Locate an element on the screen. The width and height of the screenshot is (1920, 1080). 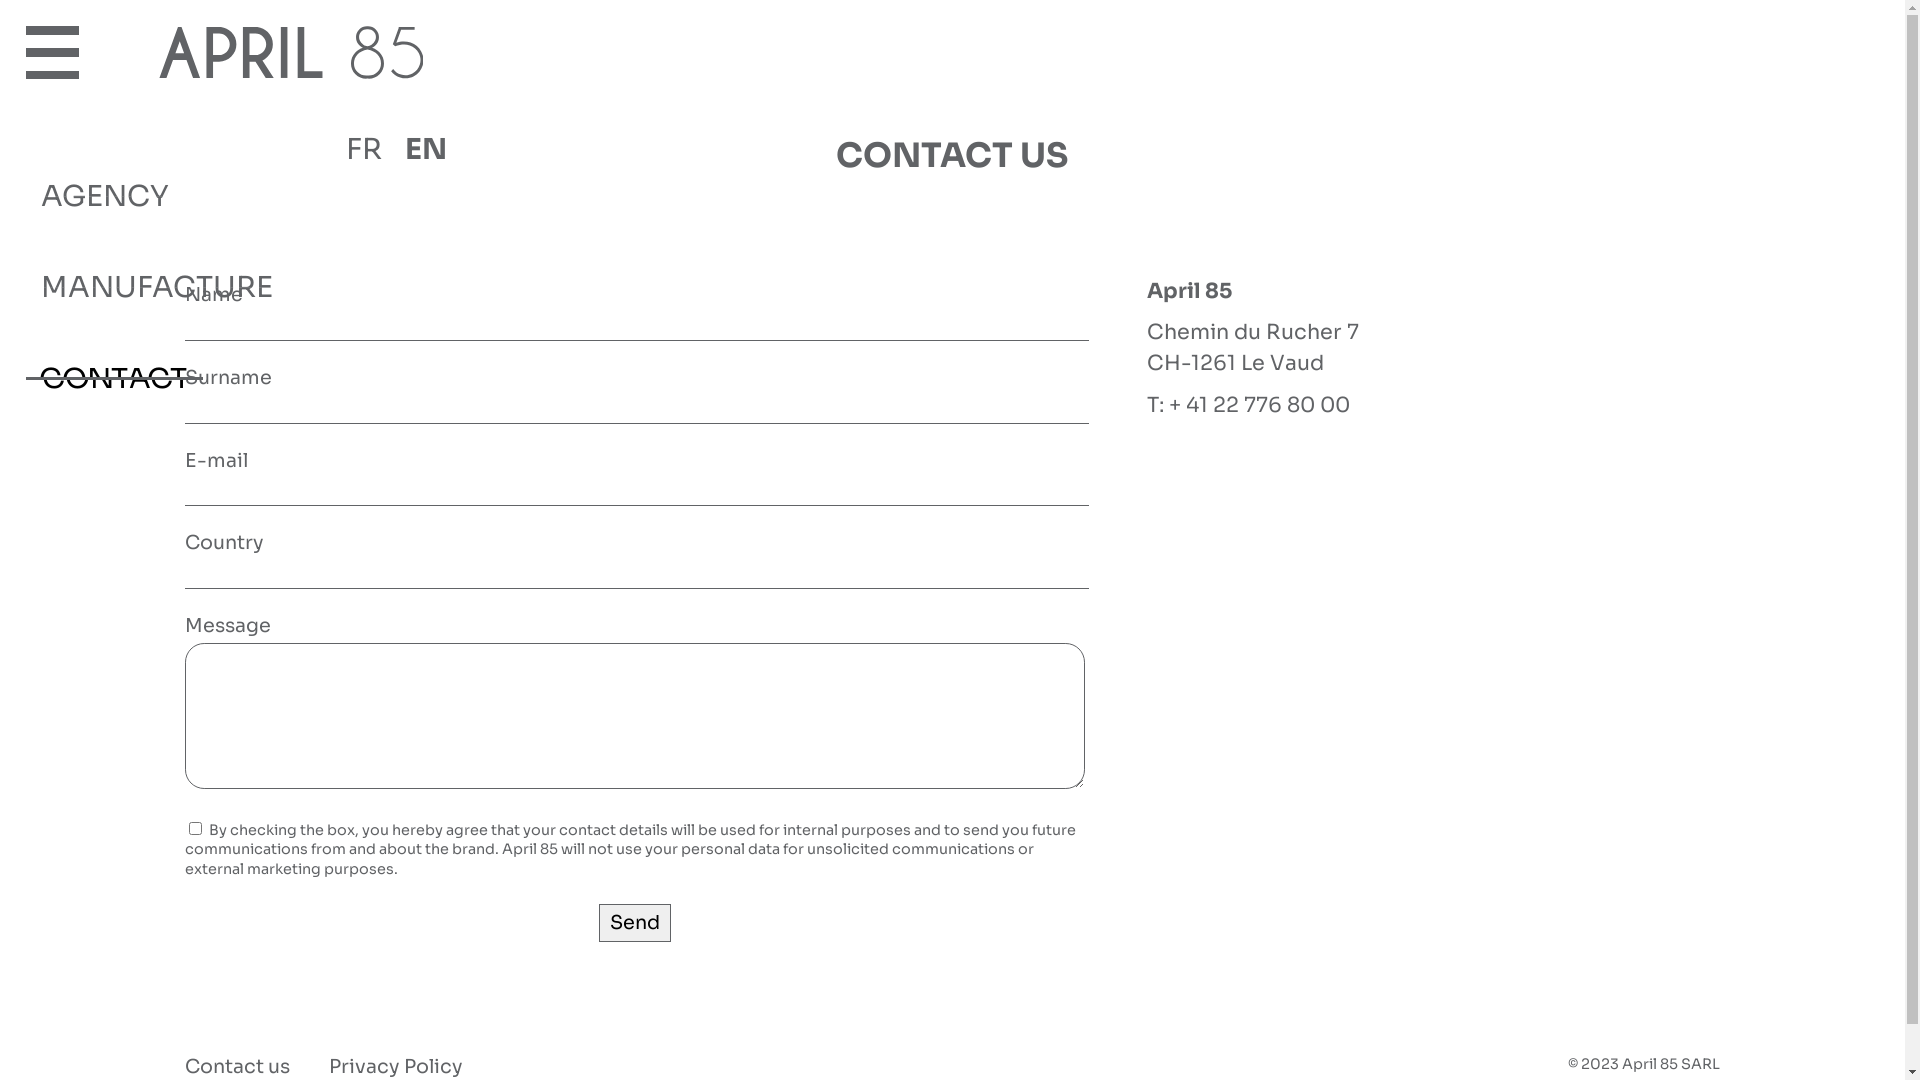
'Send' is located at coordinates (598, 922).